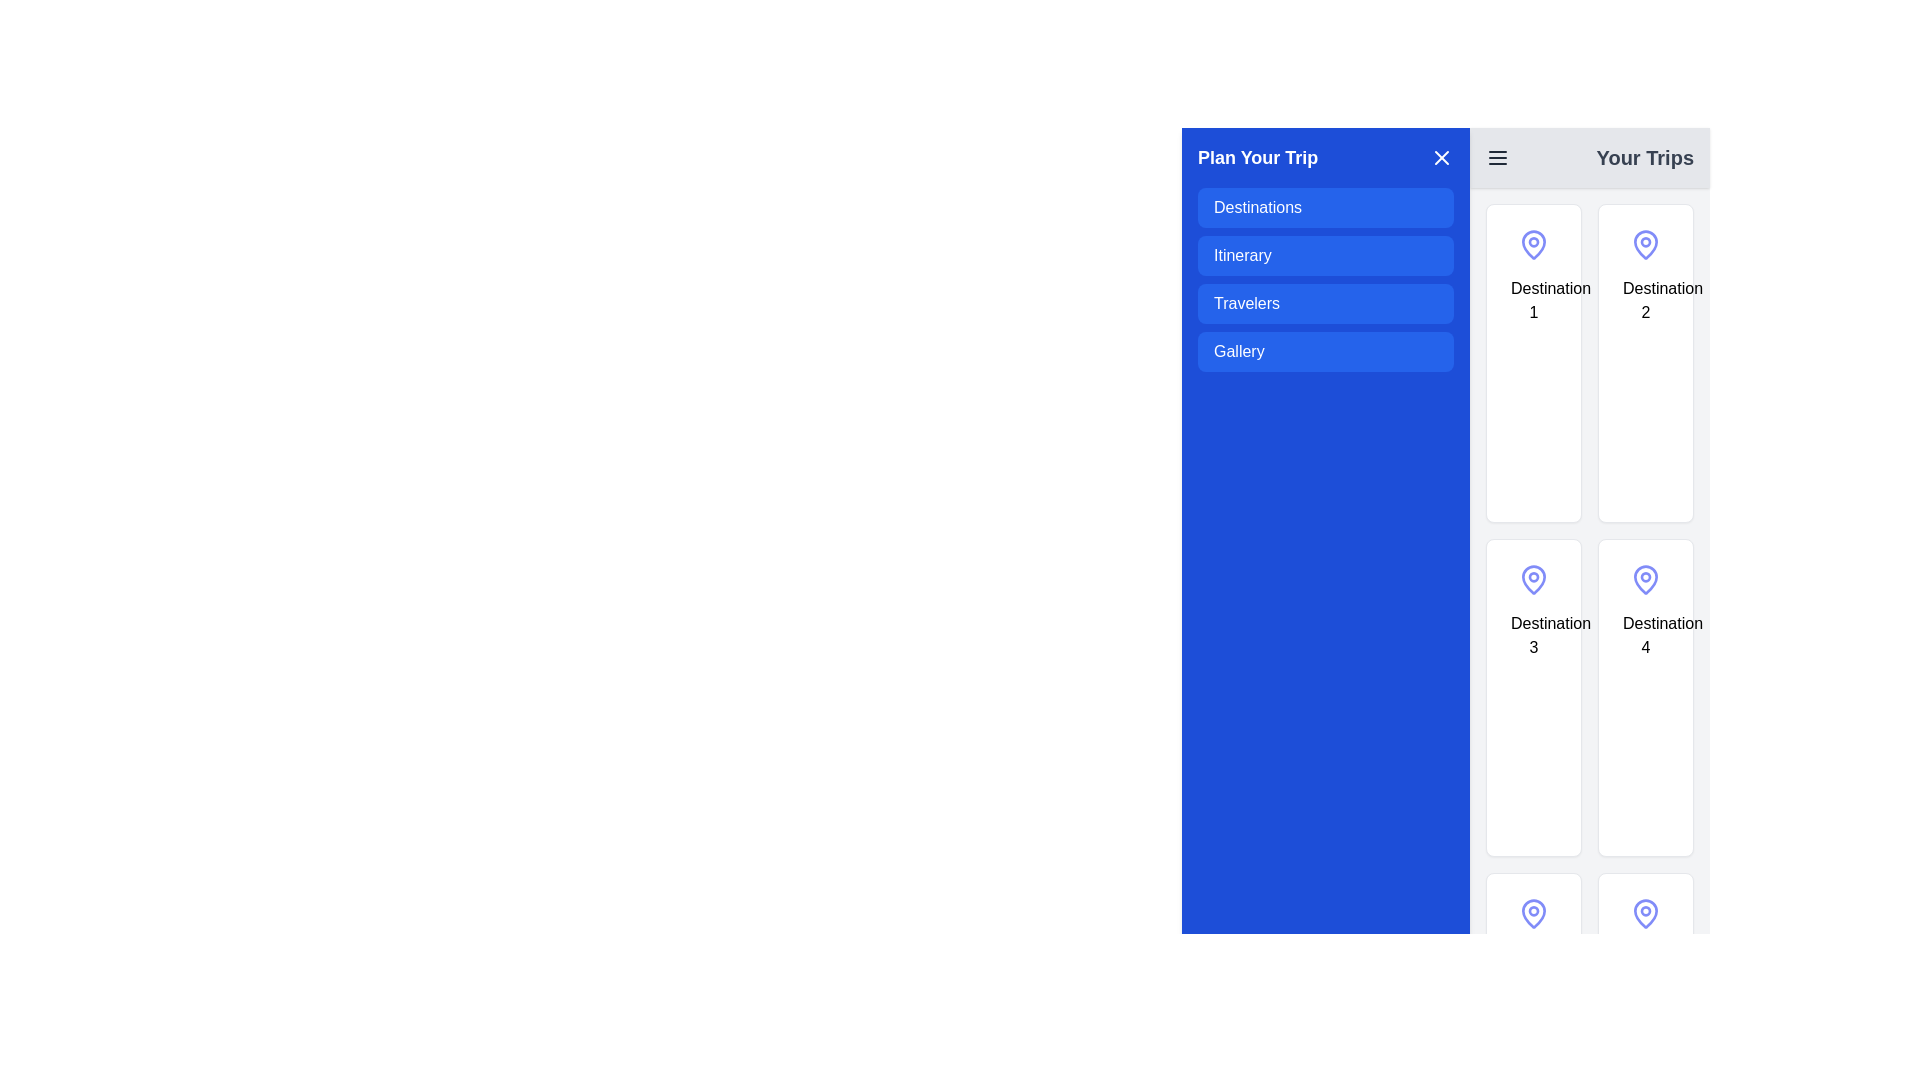 The image size is (1920, 1080). I want to click on the fourth button in the vertical stack located inside the blue panel titled 'Plan Your Trip', so click(1325, 350).